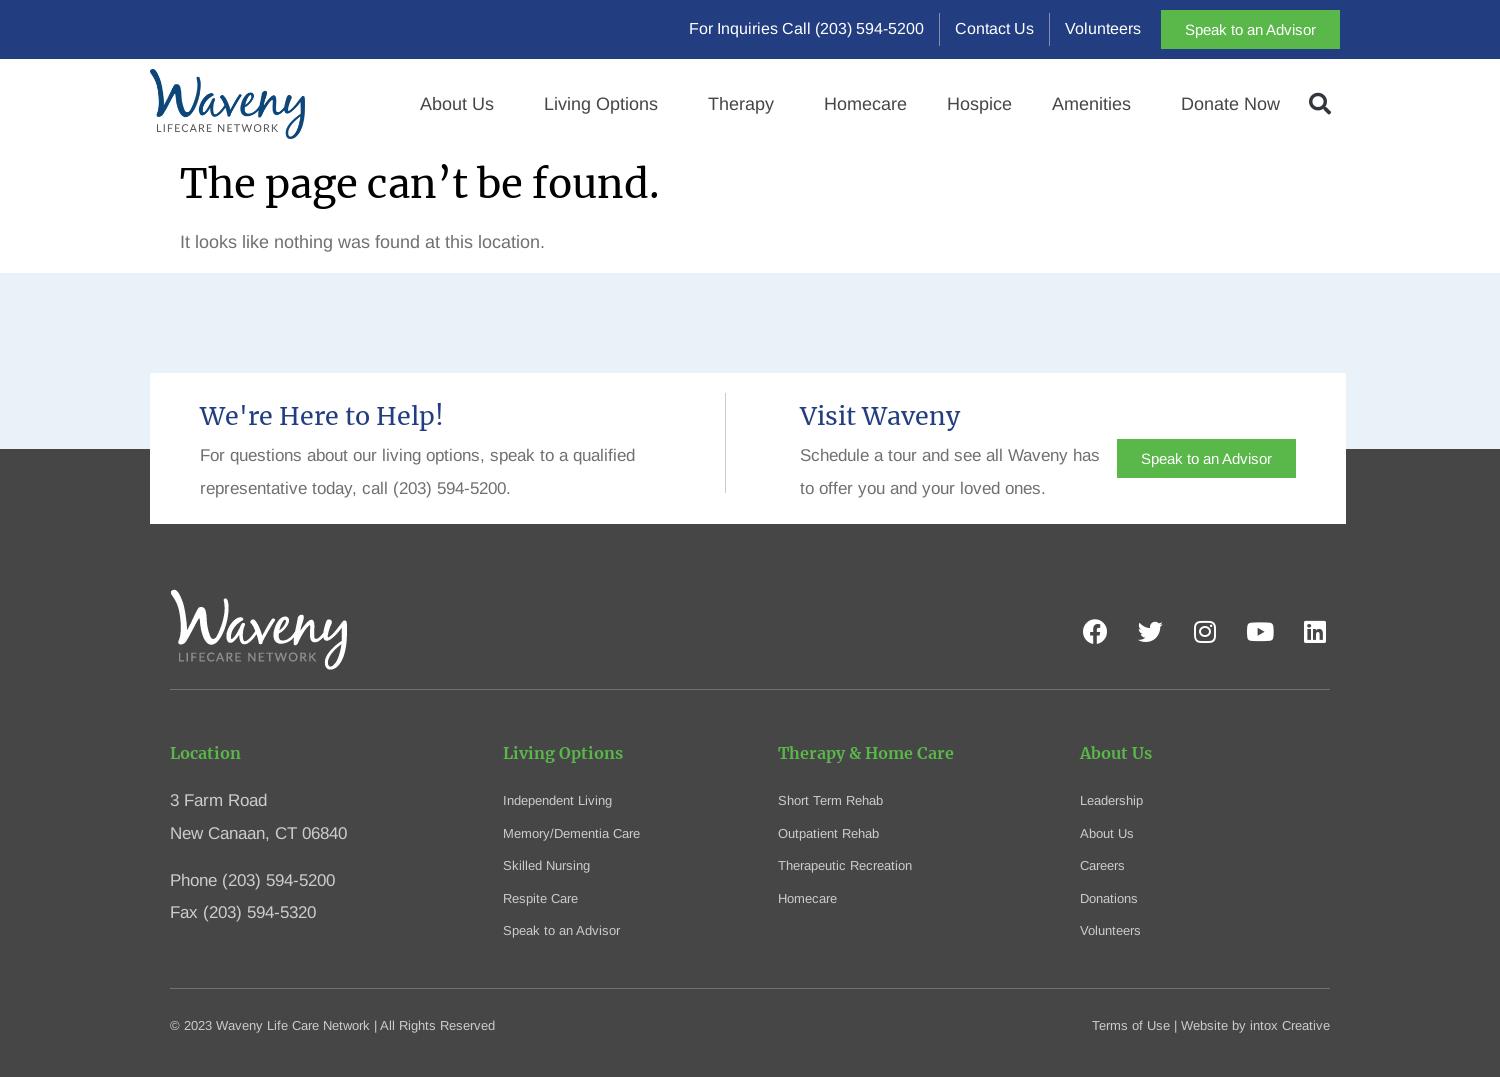  What do you see at coordinates (502, 897) in the screenshot?
I see `'Respite Care'` at bounding box center [502, 897].